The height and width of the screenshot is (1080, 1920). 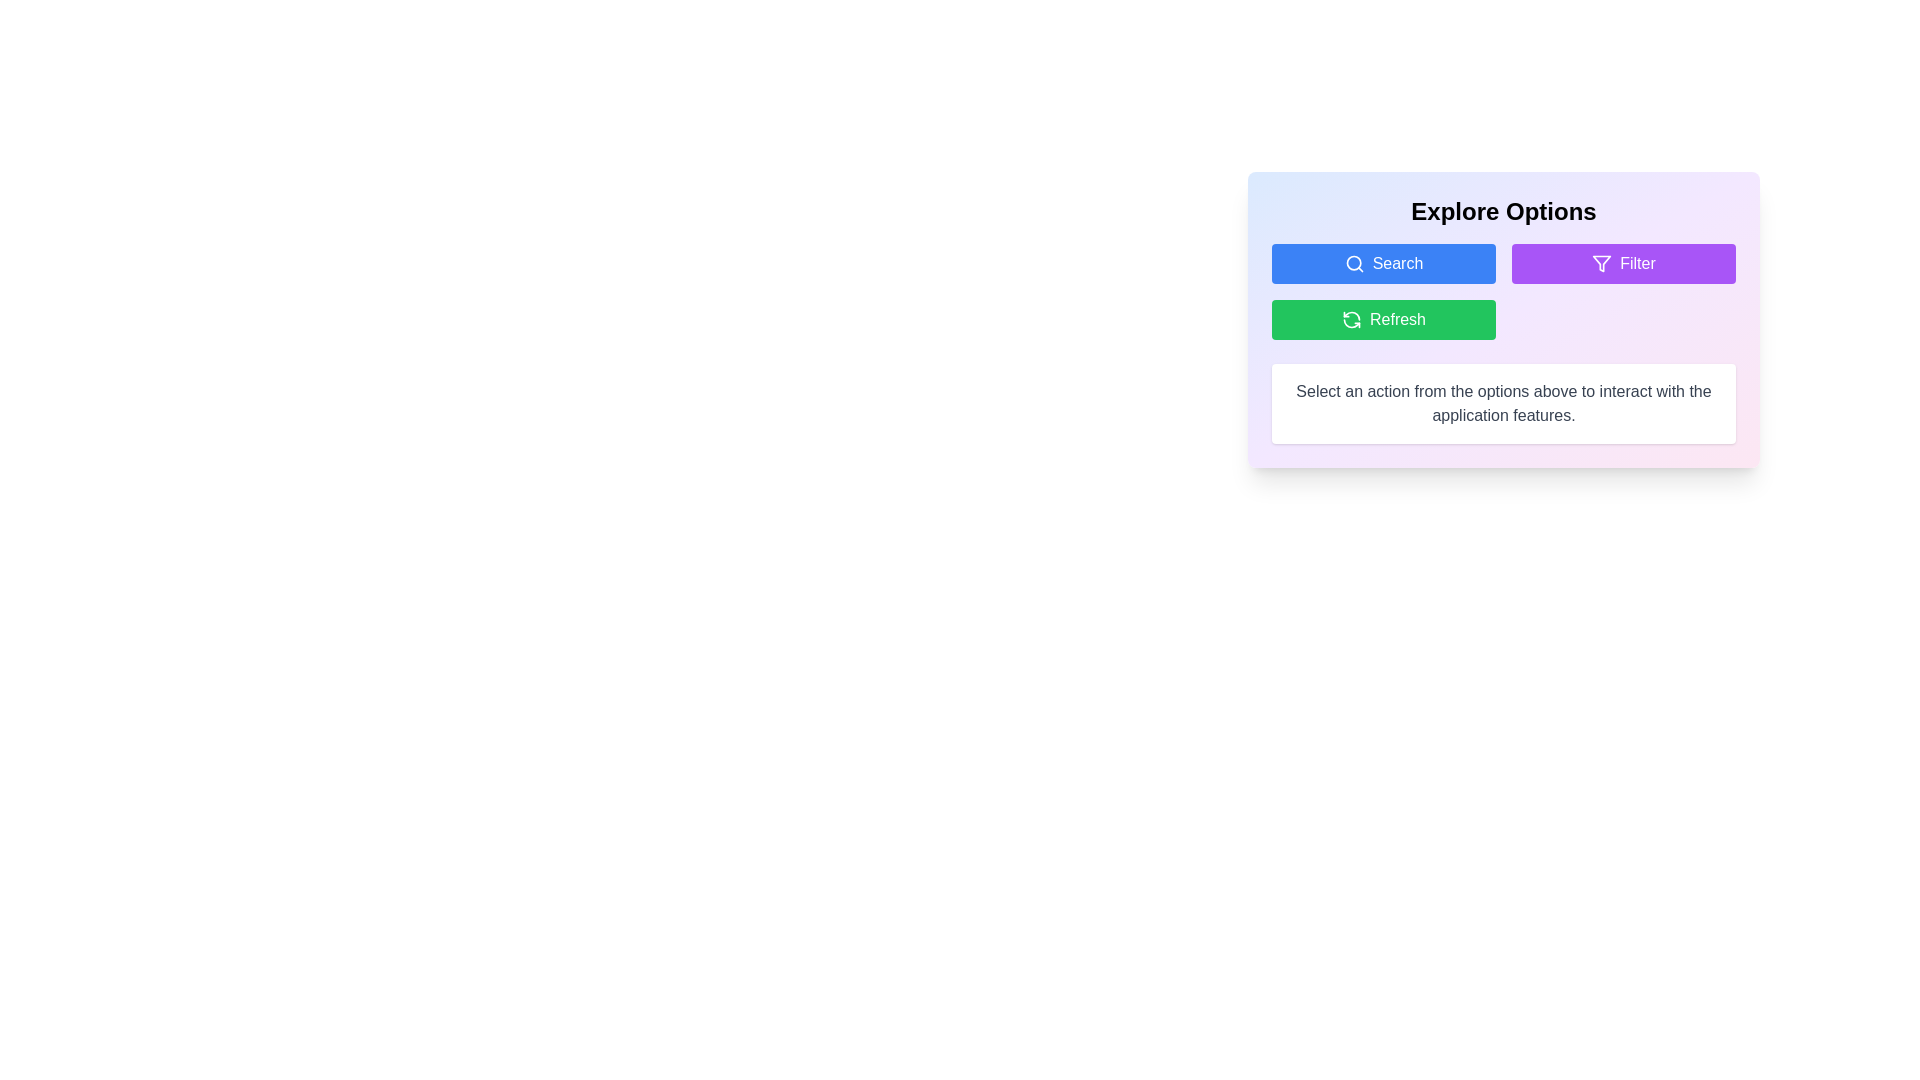 What do you see at coordinates (1354, 262) in the screenshot?
I see `the 'Search' button containing the magnifying glass icon located in the top-left portion of the action option section to activate the search function` at bounding box center [1354, 262].